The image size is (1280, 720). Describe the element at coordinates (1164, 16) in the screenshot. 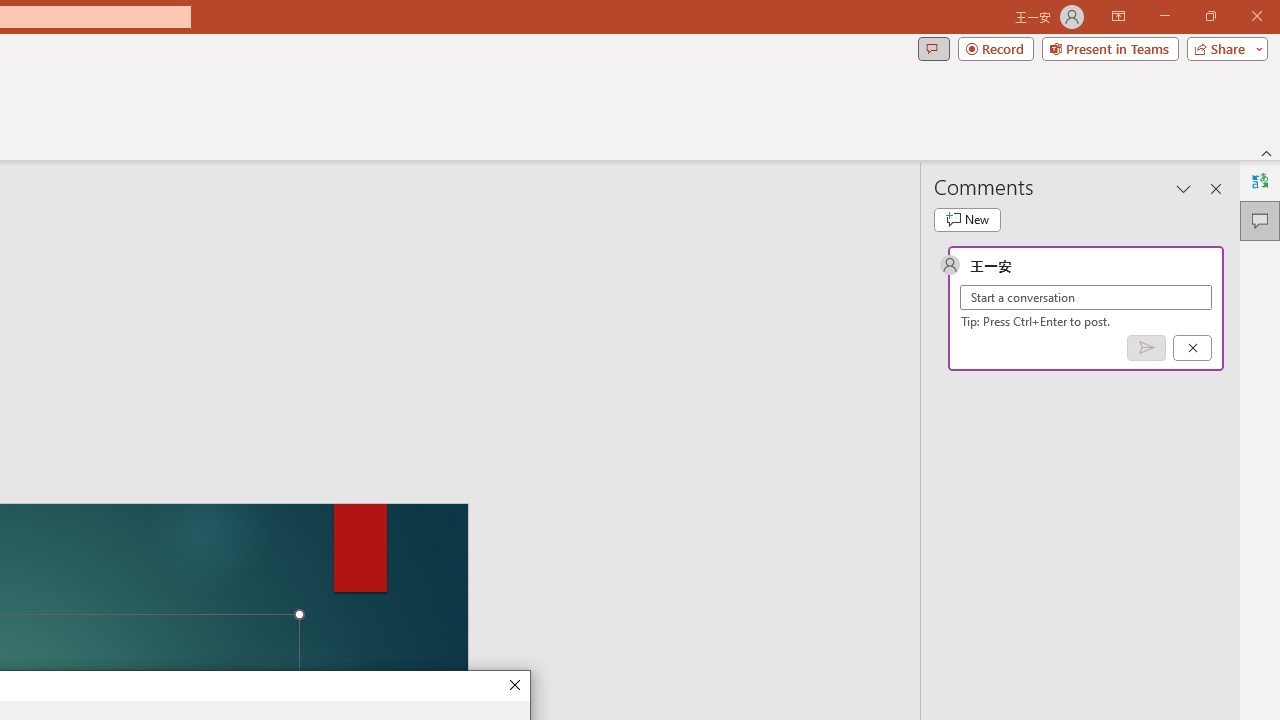

I see `'Minimize'` at that location.